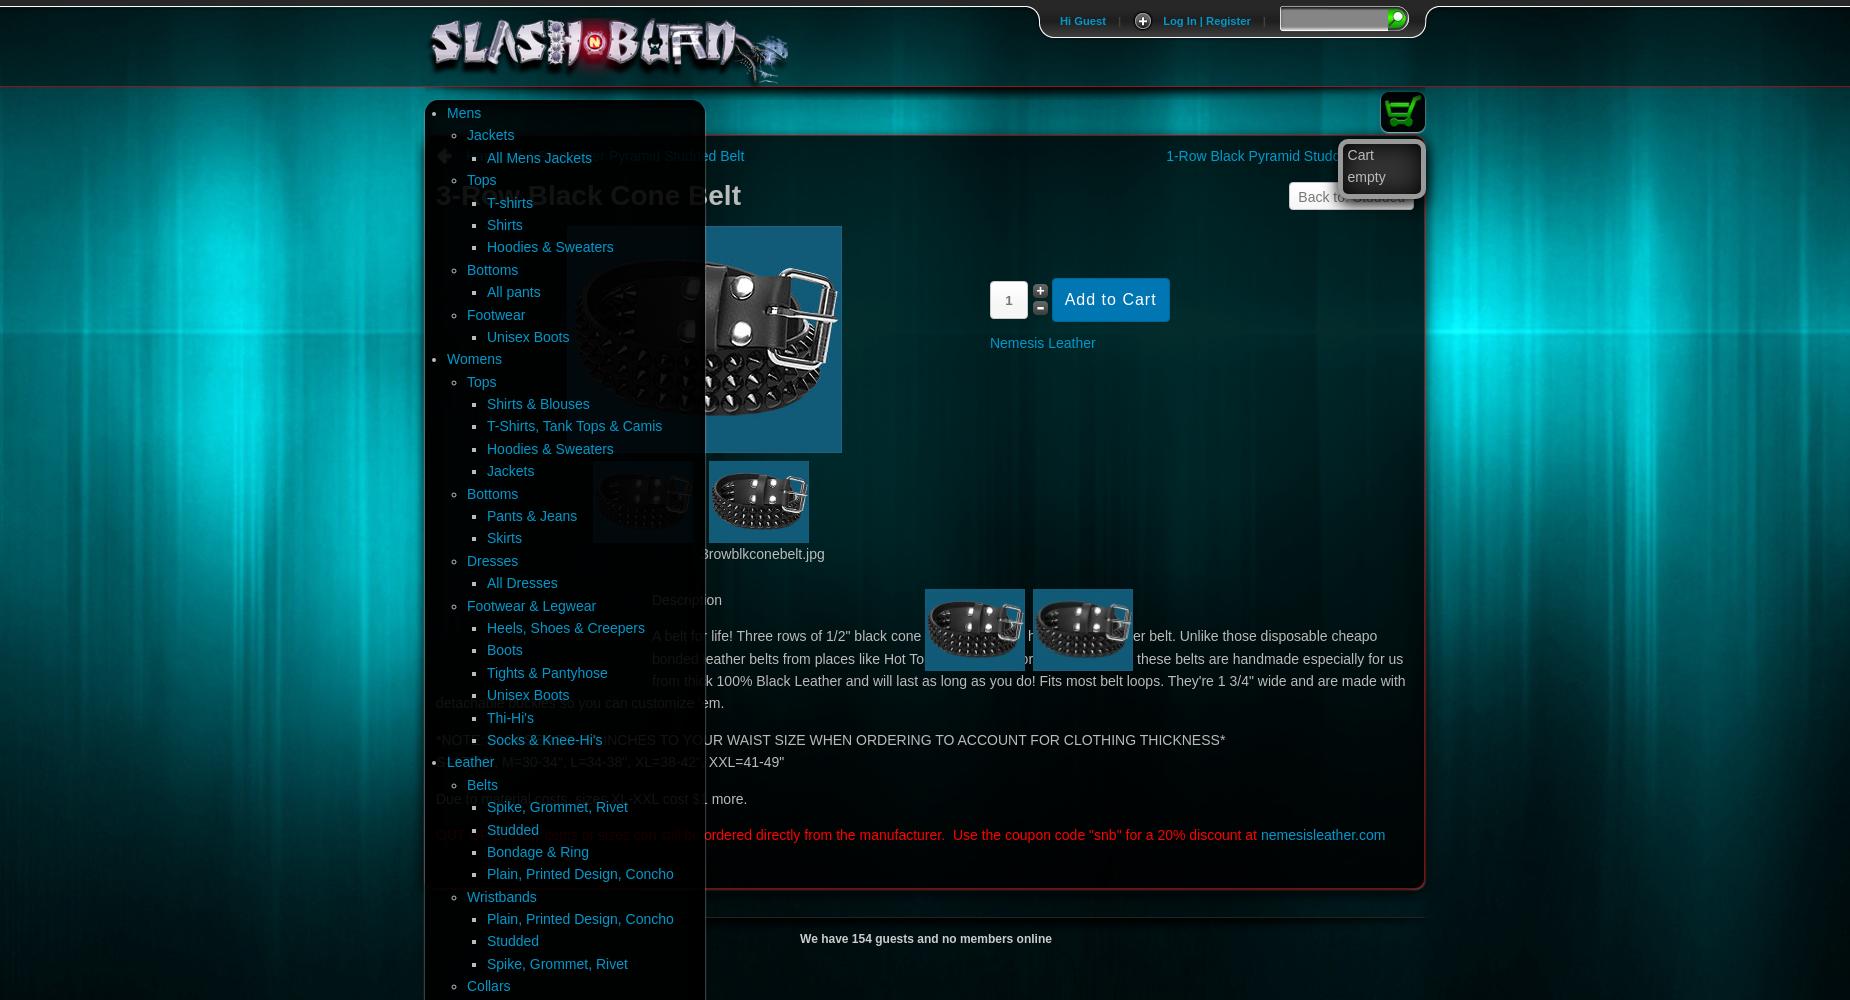  What do you see at coordinates (1274, 156) in the screenshot?
I see `'1-Row Black Pyramid Studded Belt'` at bounding box center [1274, 156].